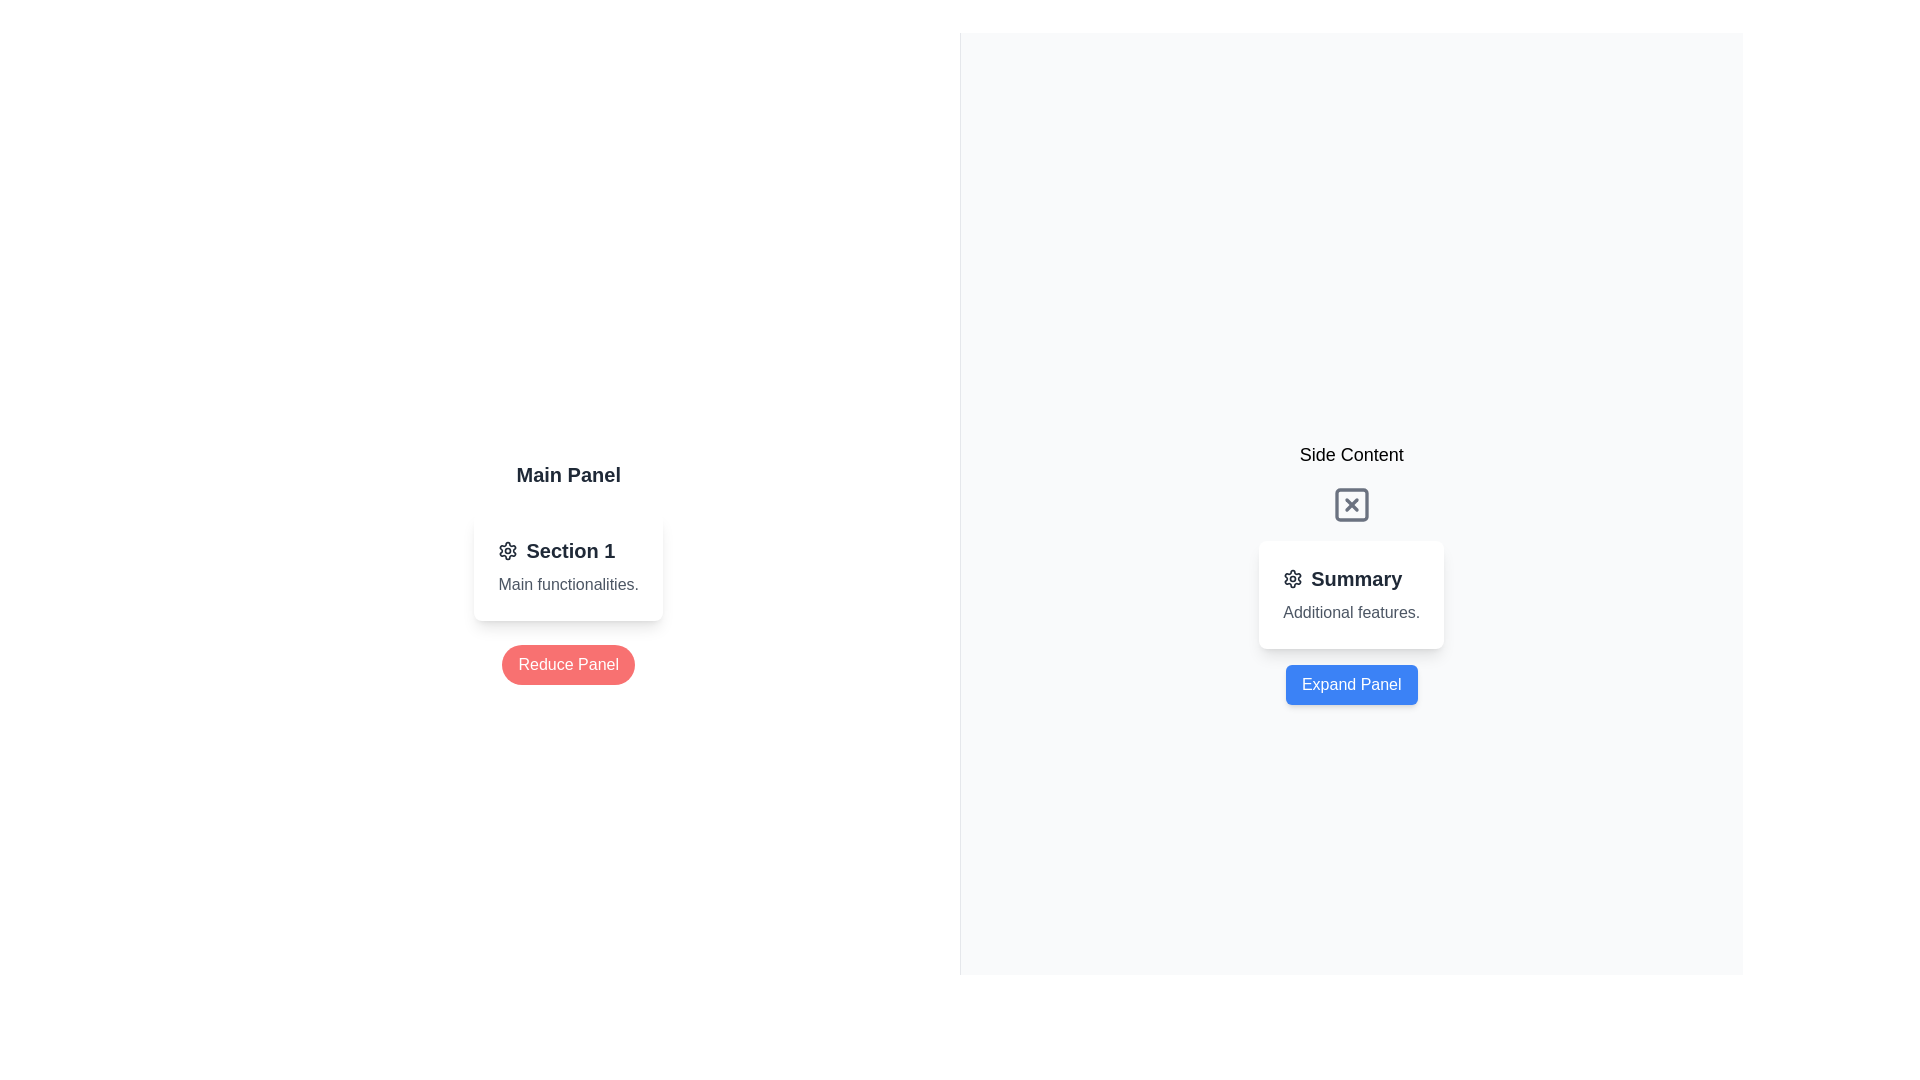 The width and height of the screenshot is (1920, 1080). What do you see at coordinates (508, 551) in the screenshot?
I see `the settings icon located to the left of the 'Section 1' label in the 'Main Panel' area` at bounding box center [508, 551].